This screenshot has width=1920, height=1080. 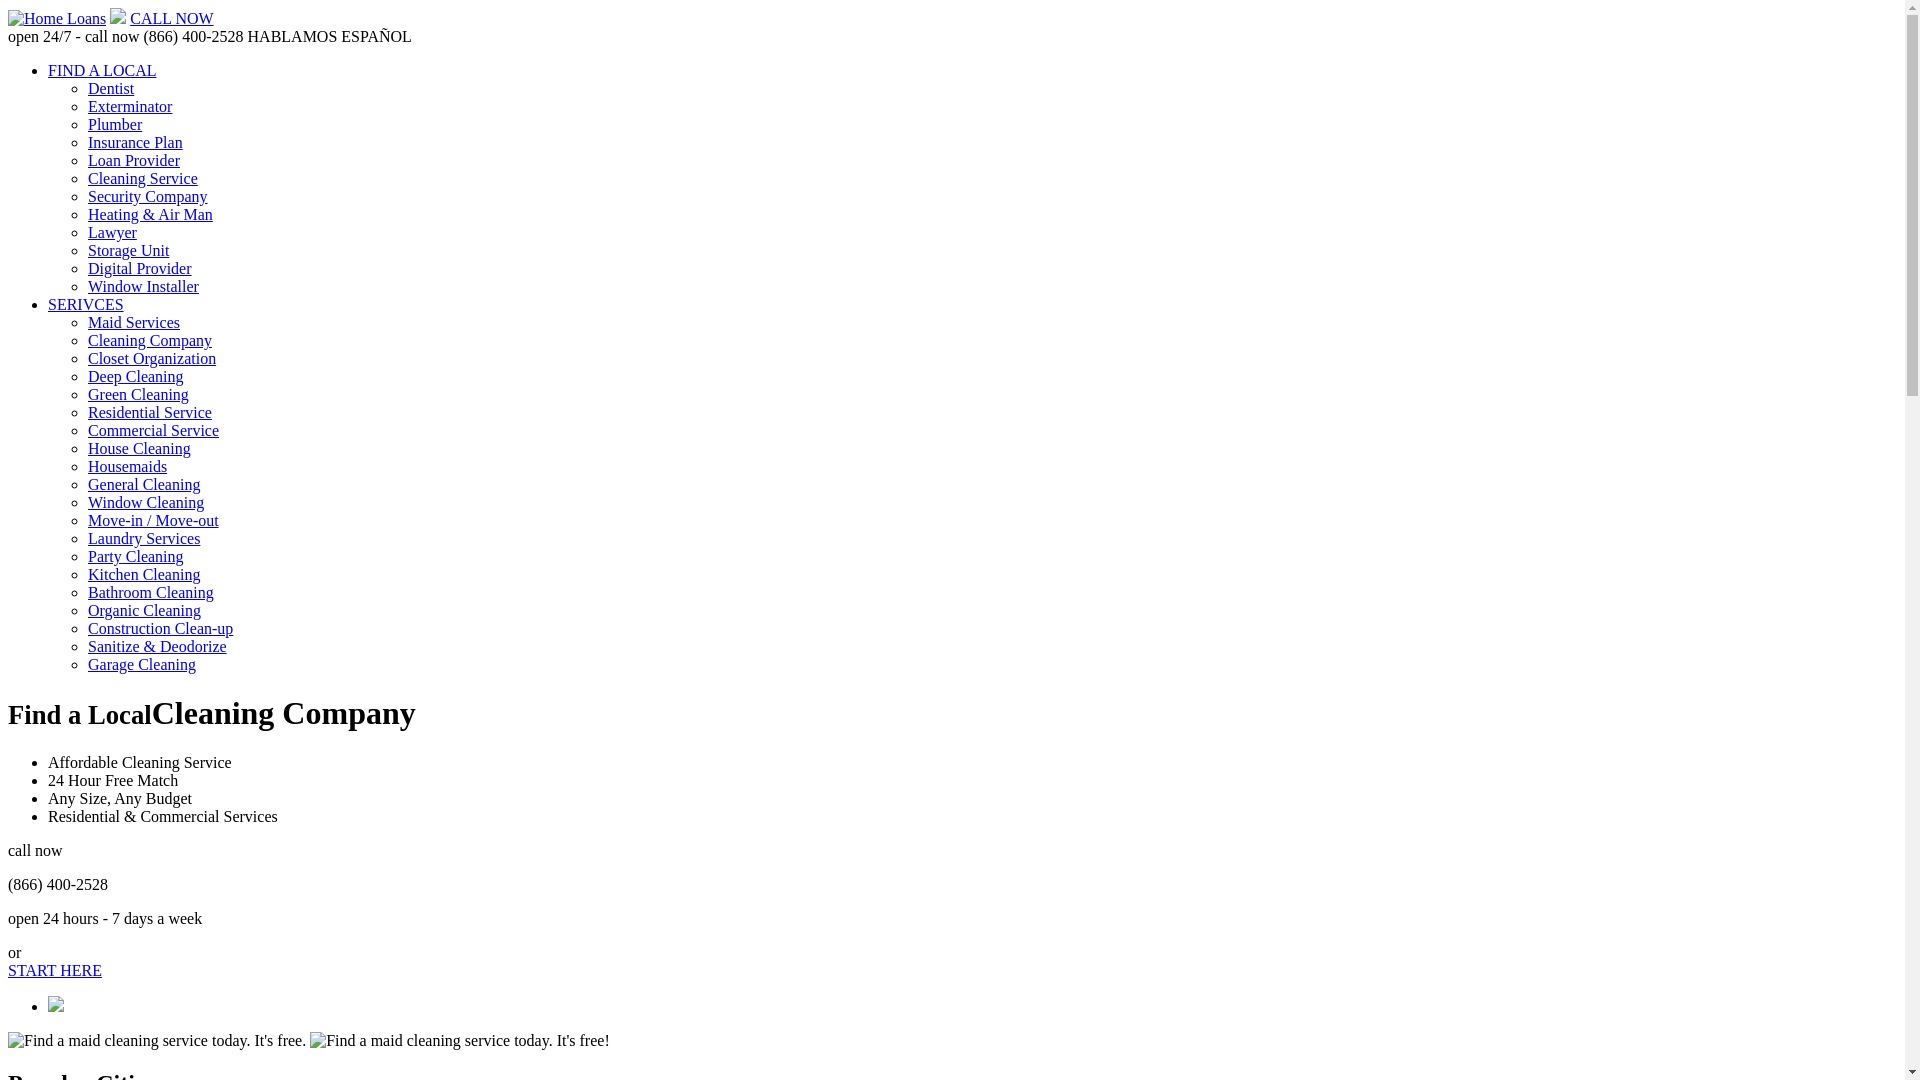 What do you see at coordinates (134, 376) in the screenshot?
I see `'Deep Cleaning'` at bounding box center [134, 376].